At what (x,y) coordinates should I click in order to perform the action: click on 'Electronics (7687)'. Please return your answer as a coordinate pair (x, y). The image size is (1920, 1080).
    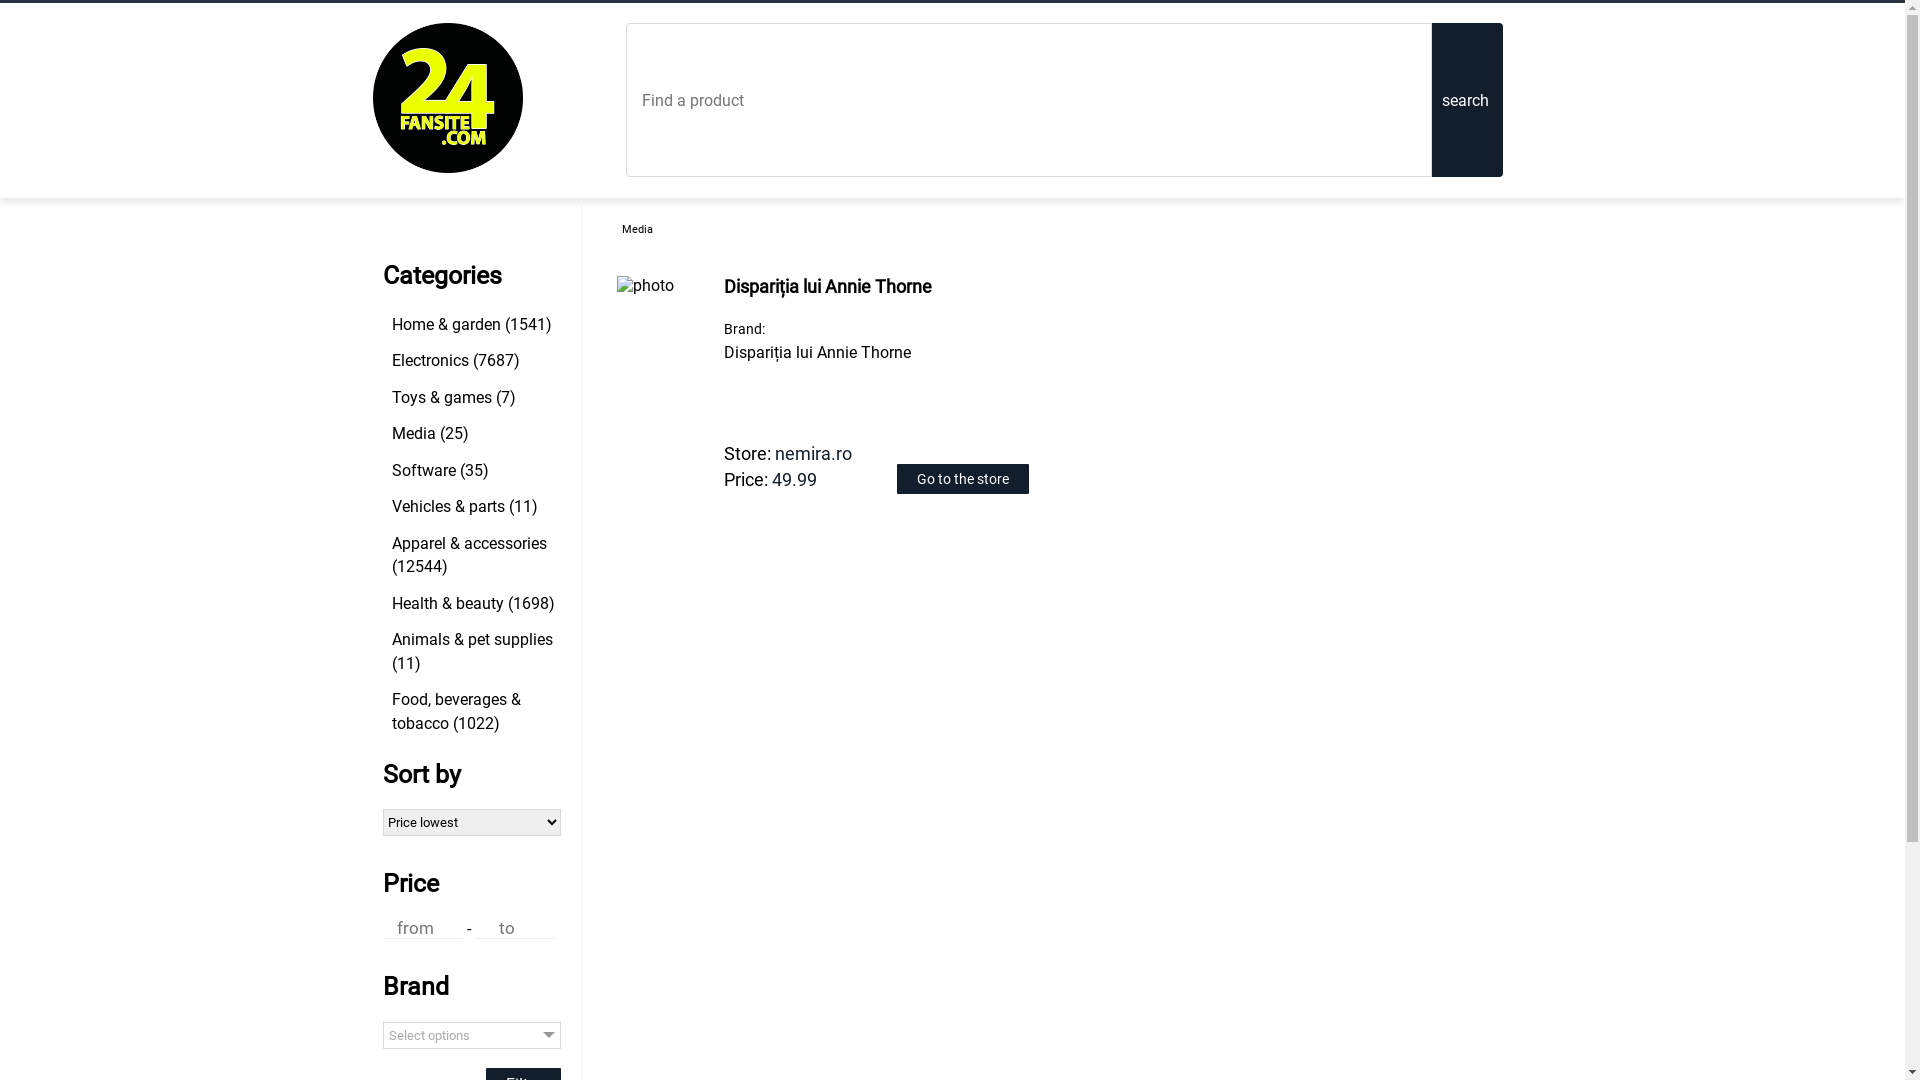
    Looking at the image, I should click on (388, 360).